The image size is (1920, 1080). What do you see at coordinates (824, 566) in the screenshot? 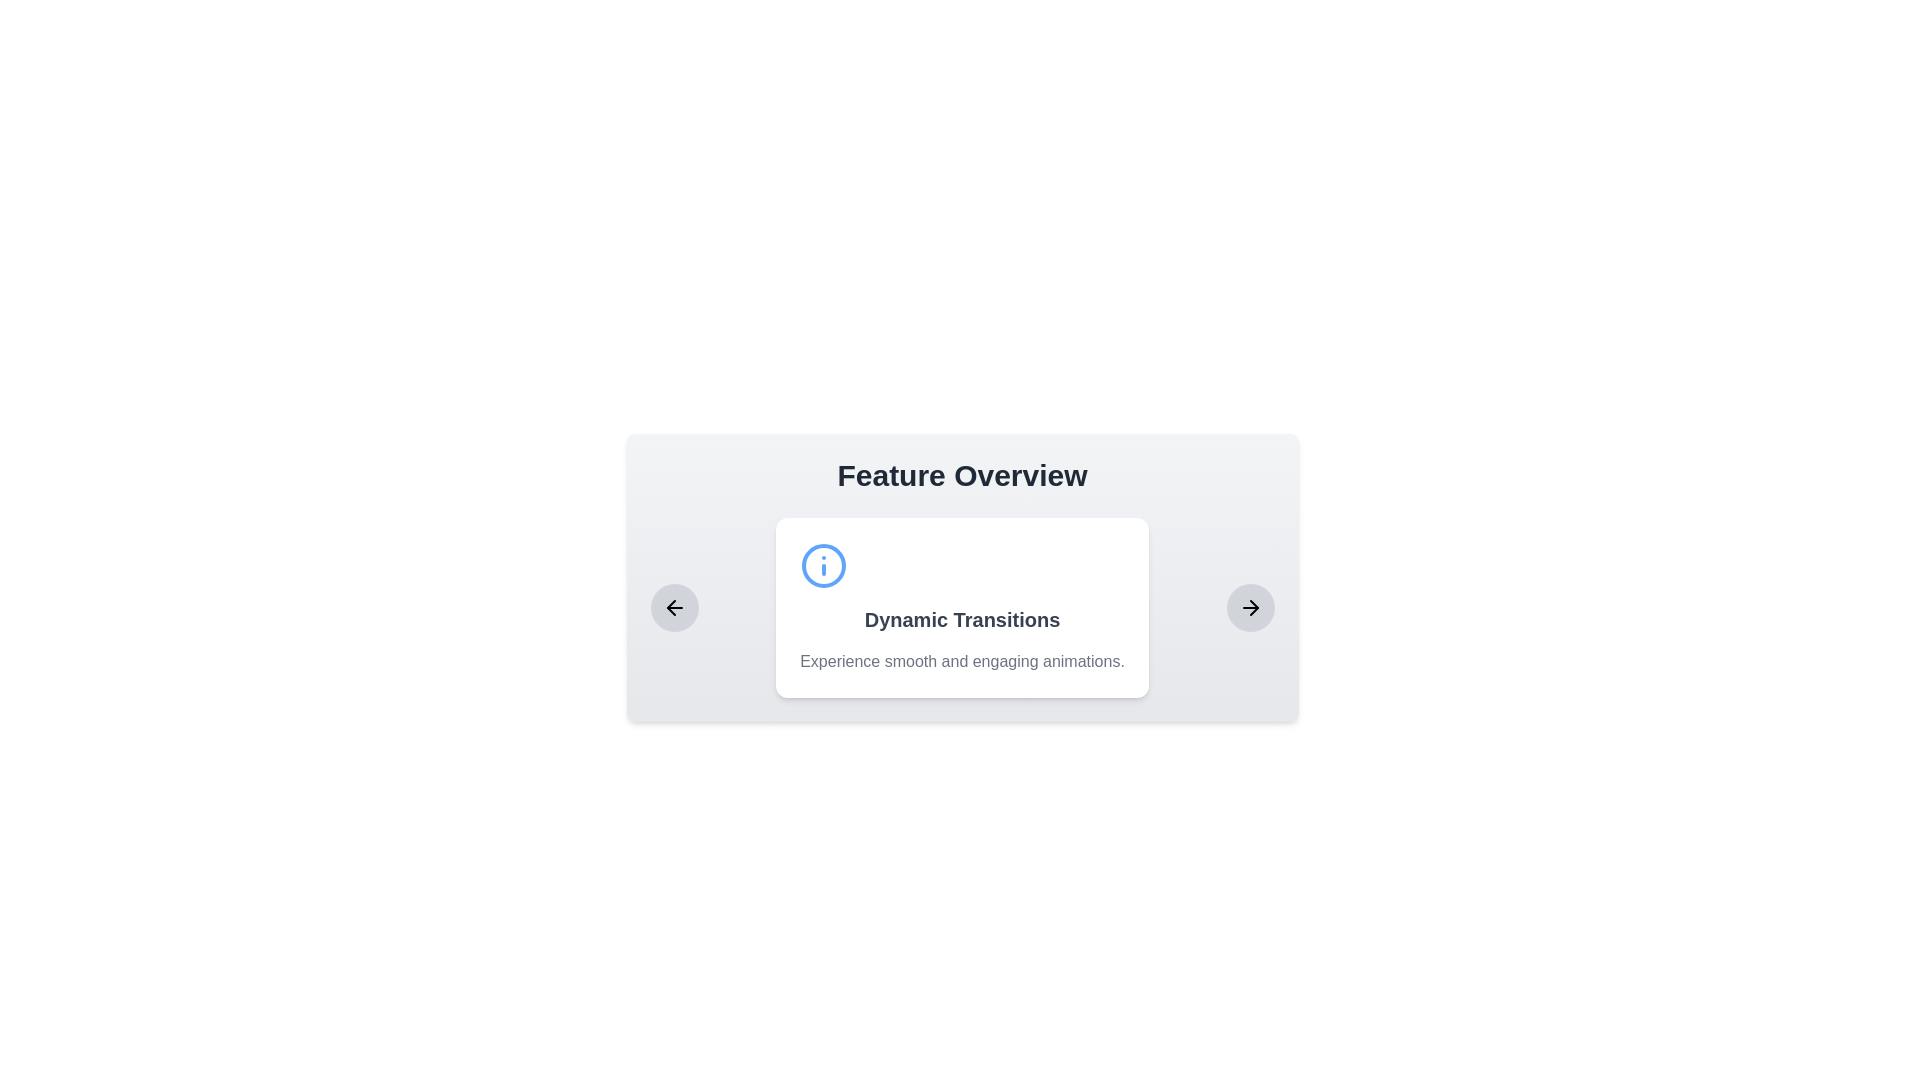
I see `the informational icon located at the top left corner of the 'Dynamic Transitions' card` at bounding box center [824, 566].